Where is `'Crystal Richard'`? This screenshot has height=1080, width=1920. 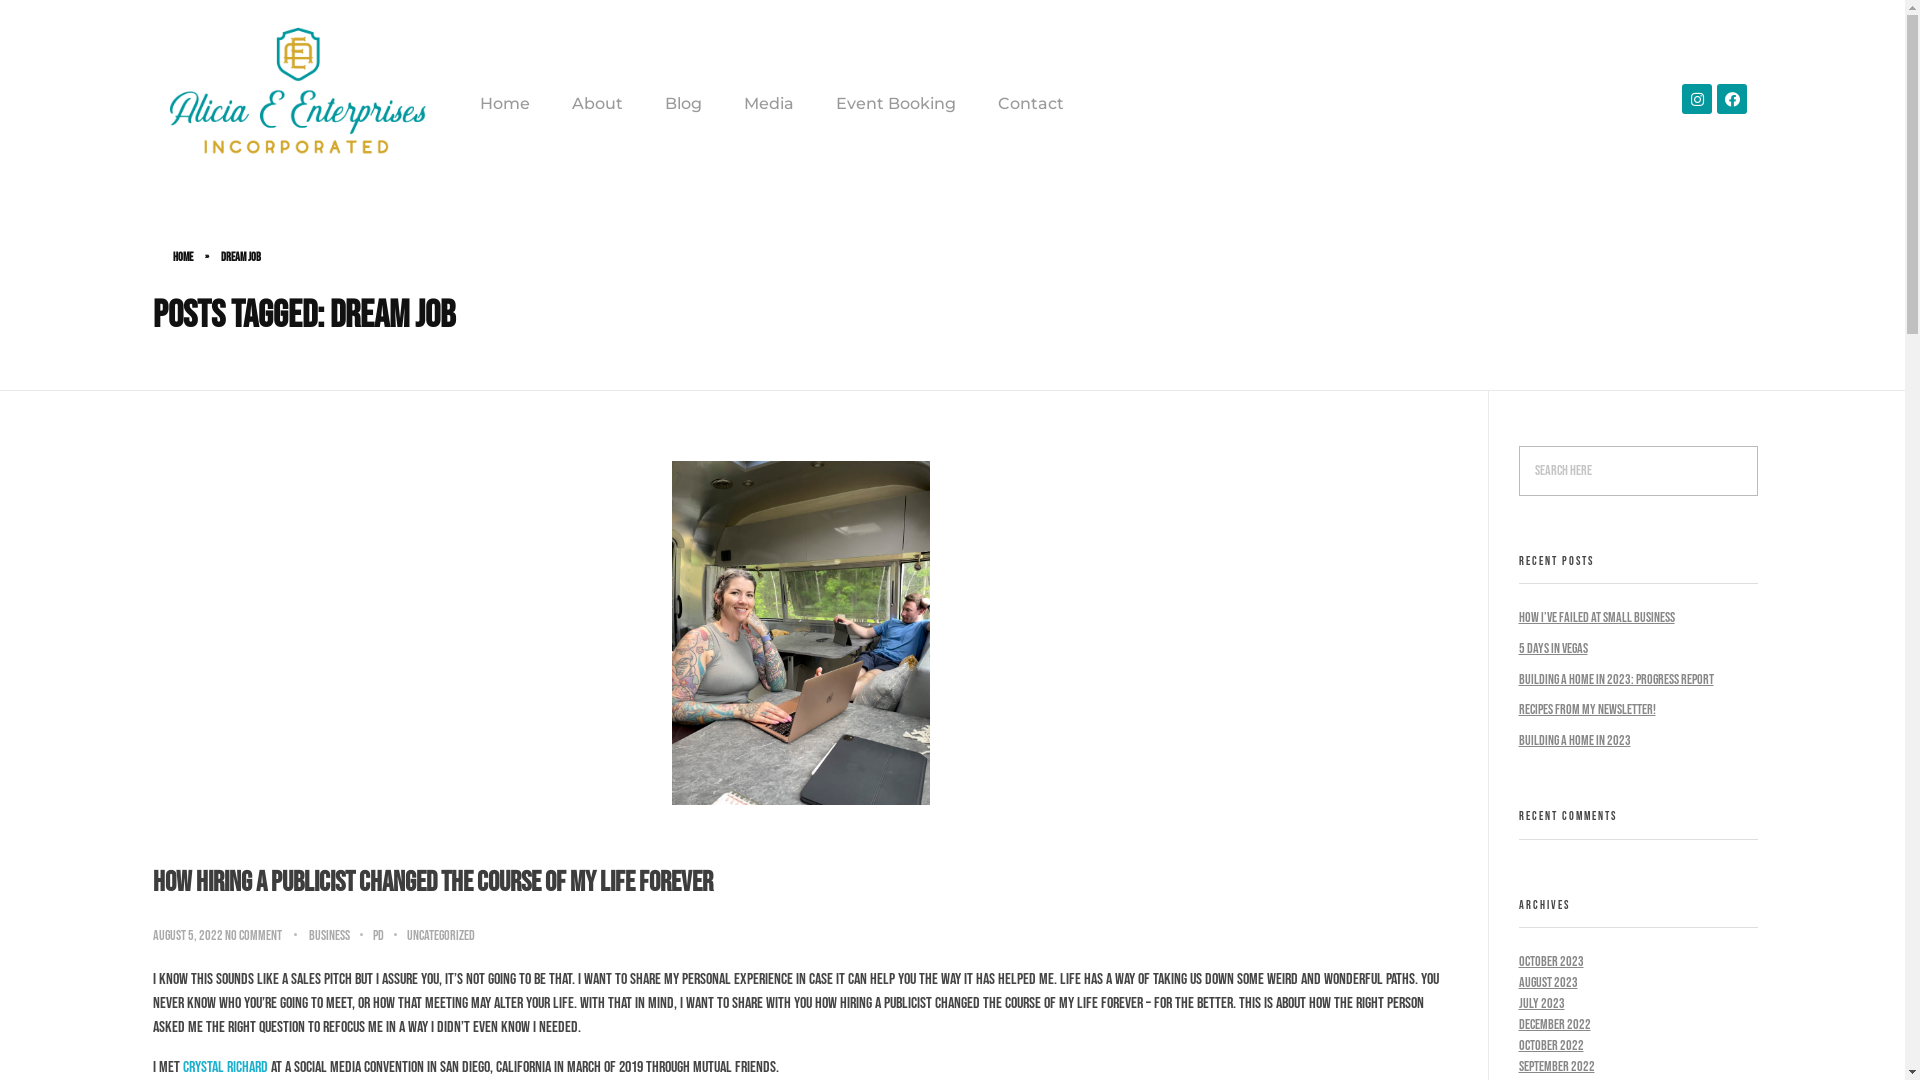
'Crystal Richard' is located at coordinates (182, 1066).